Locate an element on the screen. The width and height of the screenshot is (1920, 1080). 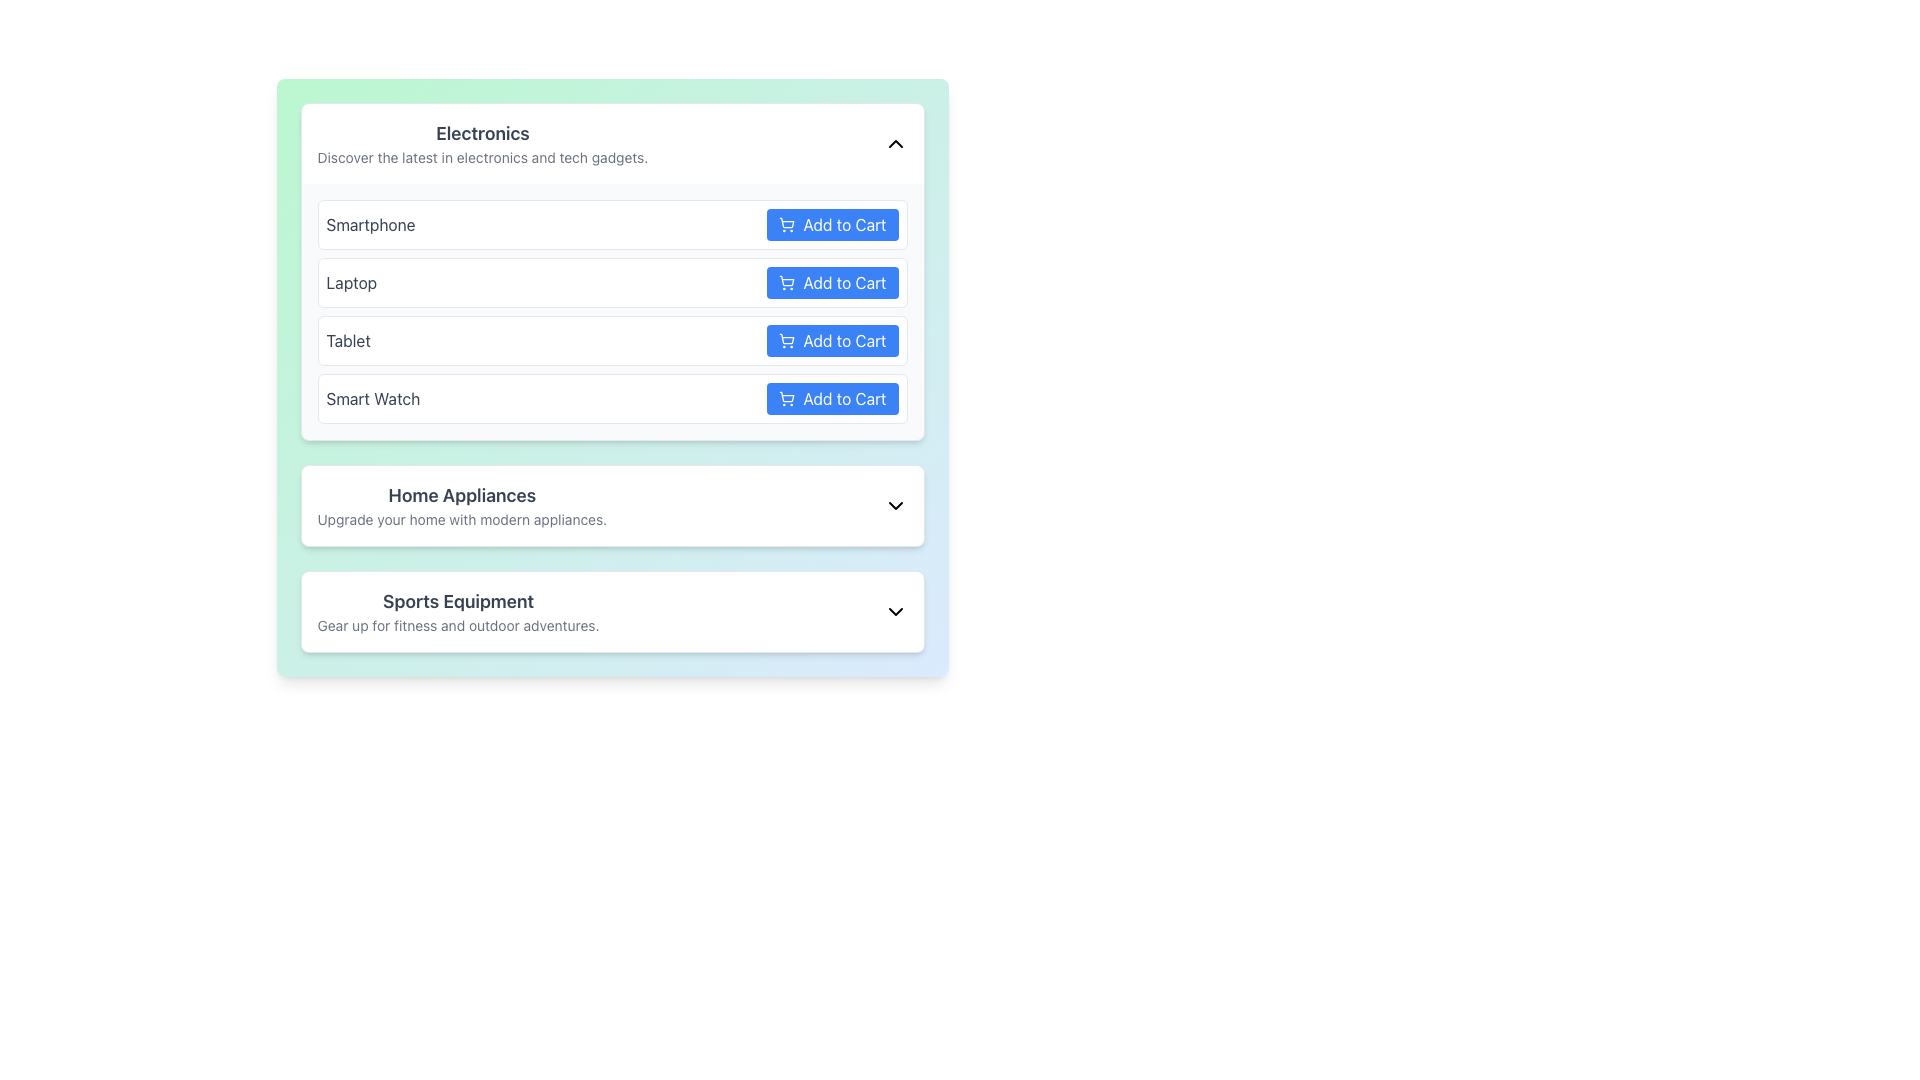
the Expandable Section element, which is located between the 'Smart Watch' and 'Sports Equipment' sections is located at coordinates (611, 504).